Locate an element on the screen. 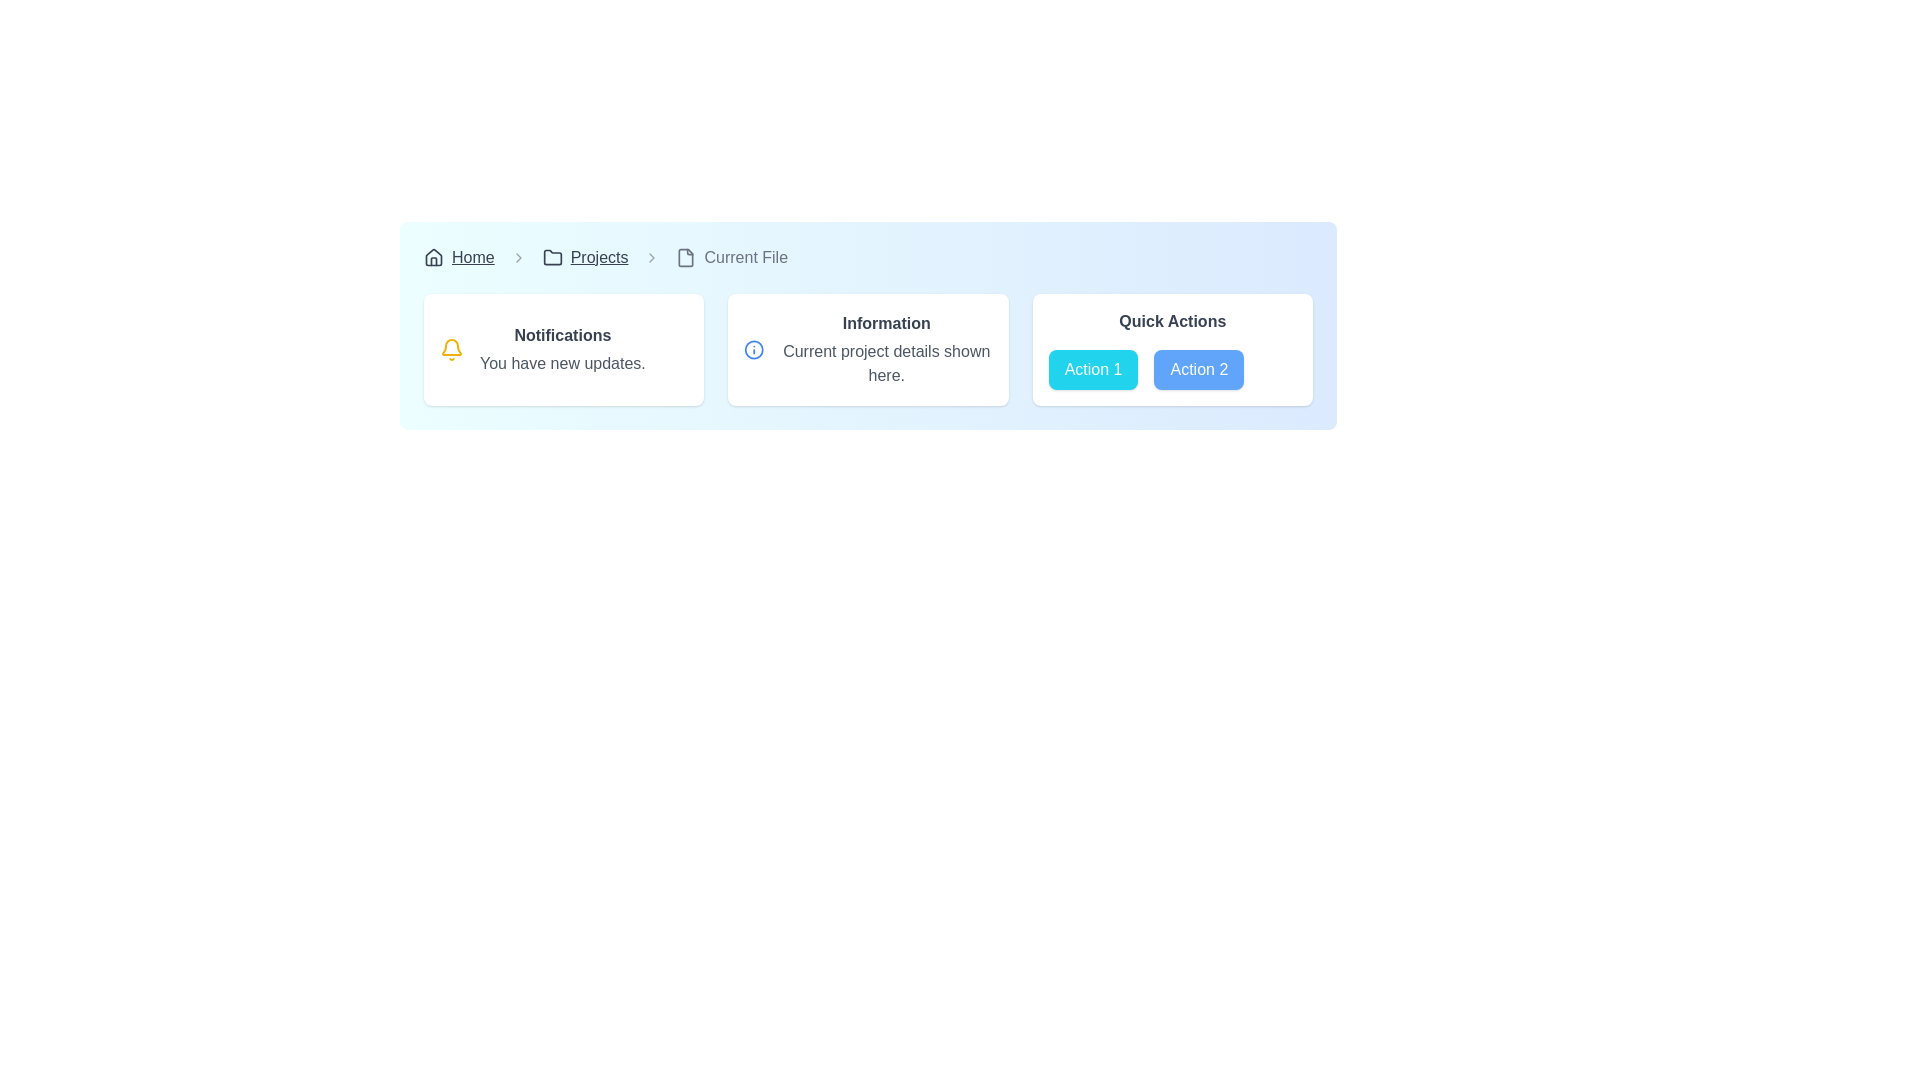 The height and width of the screenshot is (1080, 1920). the button labeled 'Action 2' in the 'Quick Actions' panel, which is the third panel on the rightmost side containing two buttons styled with a cyan and blue background is located at coordinates (1172, 349).